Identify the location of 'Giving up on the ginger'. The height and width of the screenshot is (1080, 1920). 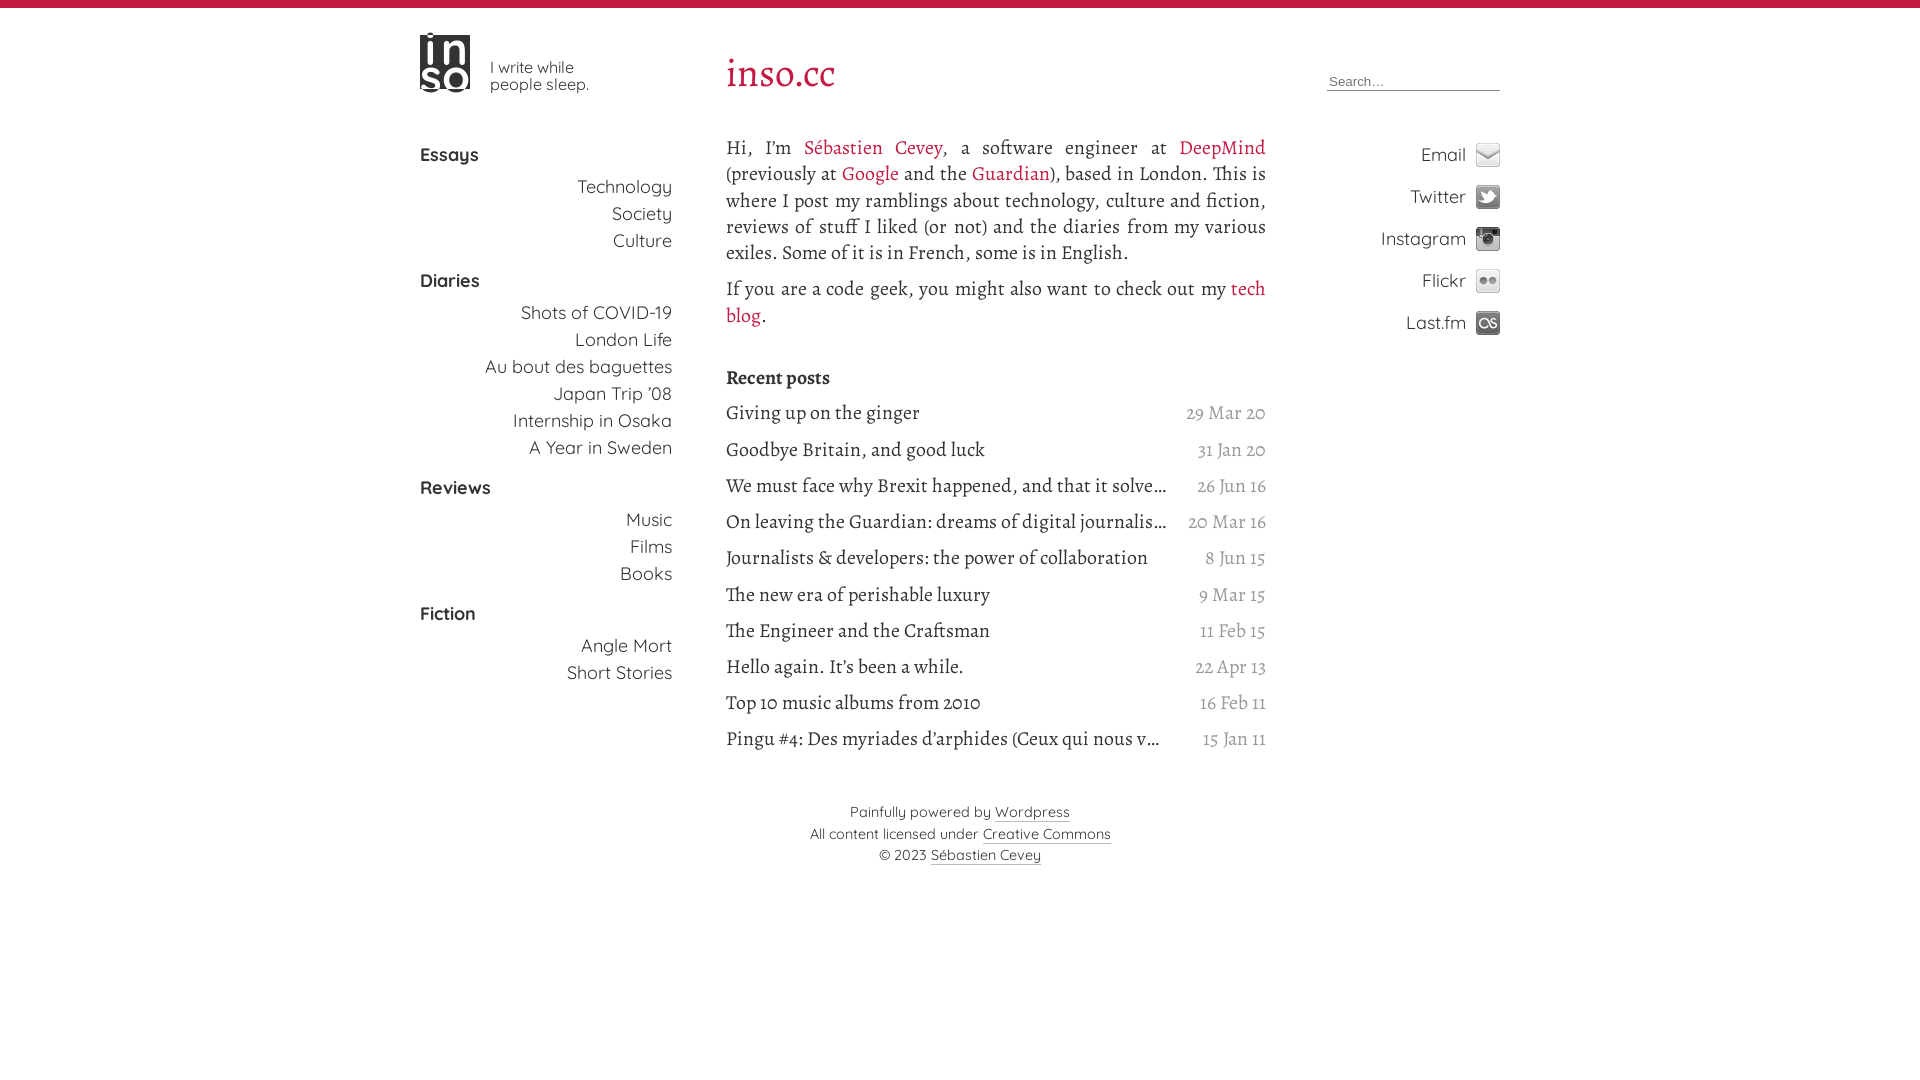
(945, 411).